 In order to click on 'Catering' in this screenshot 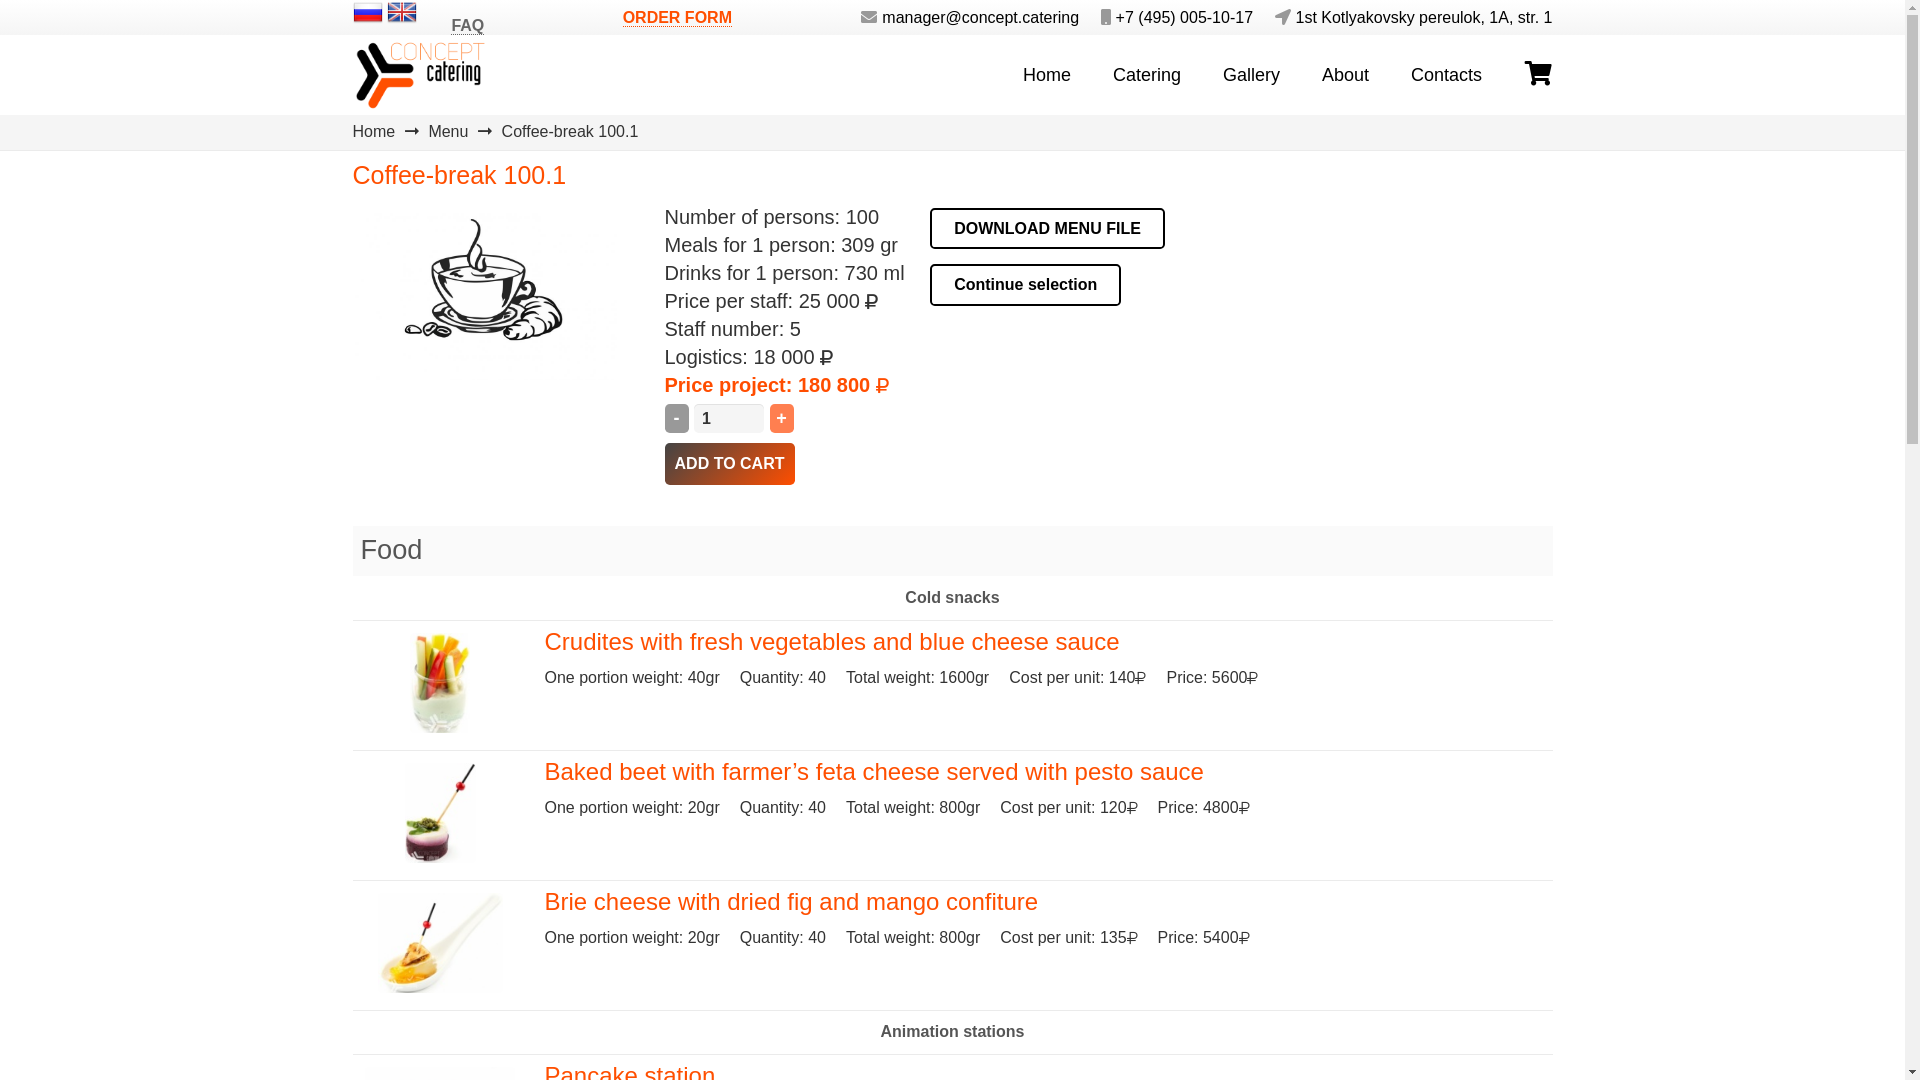, I will do `click(1147, 73)`.